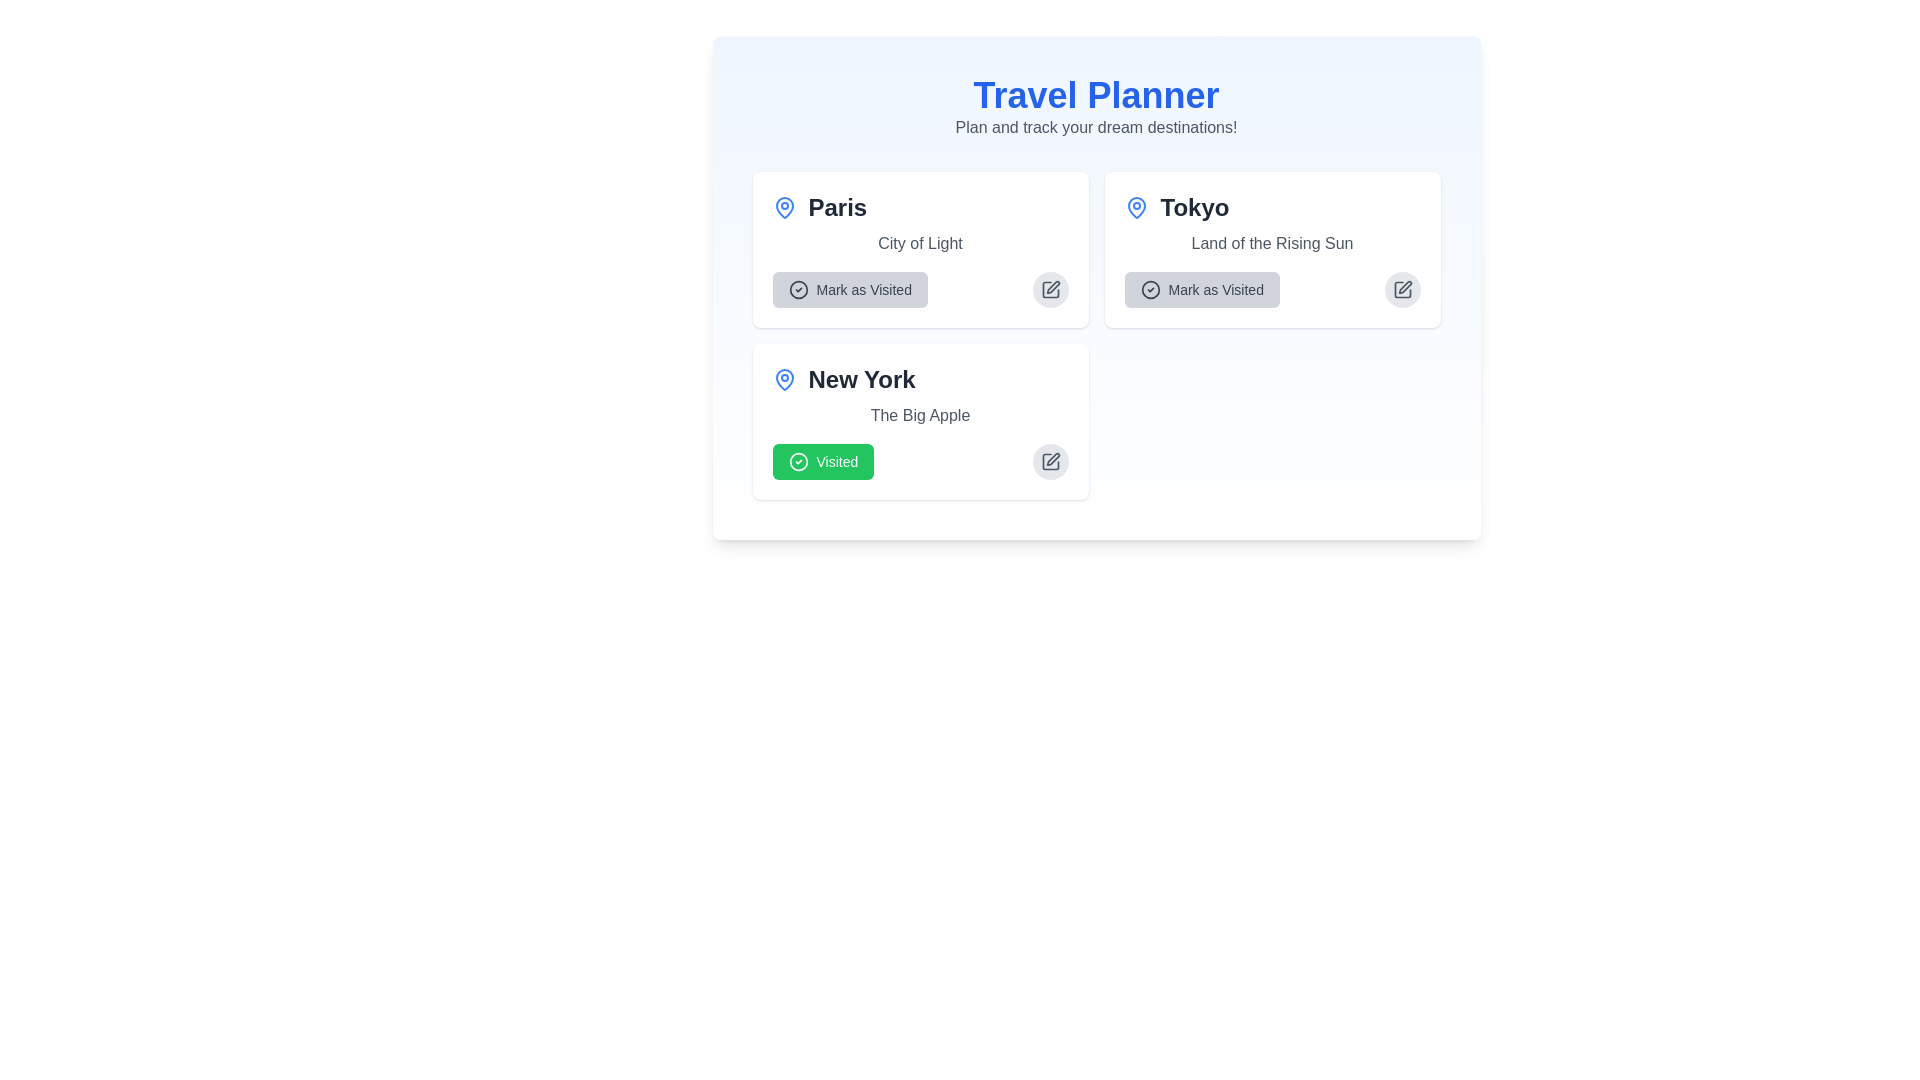 Image resolution: width=1920 pixels, height=1080 pixels. I want to click on the state of the circular icon with a green border and white checkmark, which is part of the 'Visited' button located in the bottom-left section of the 'New York' card, so click(797, 462).